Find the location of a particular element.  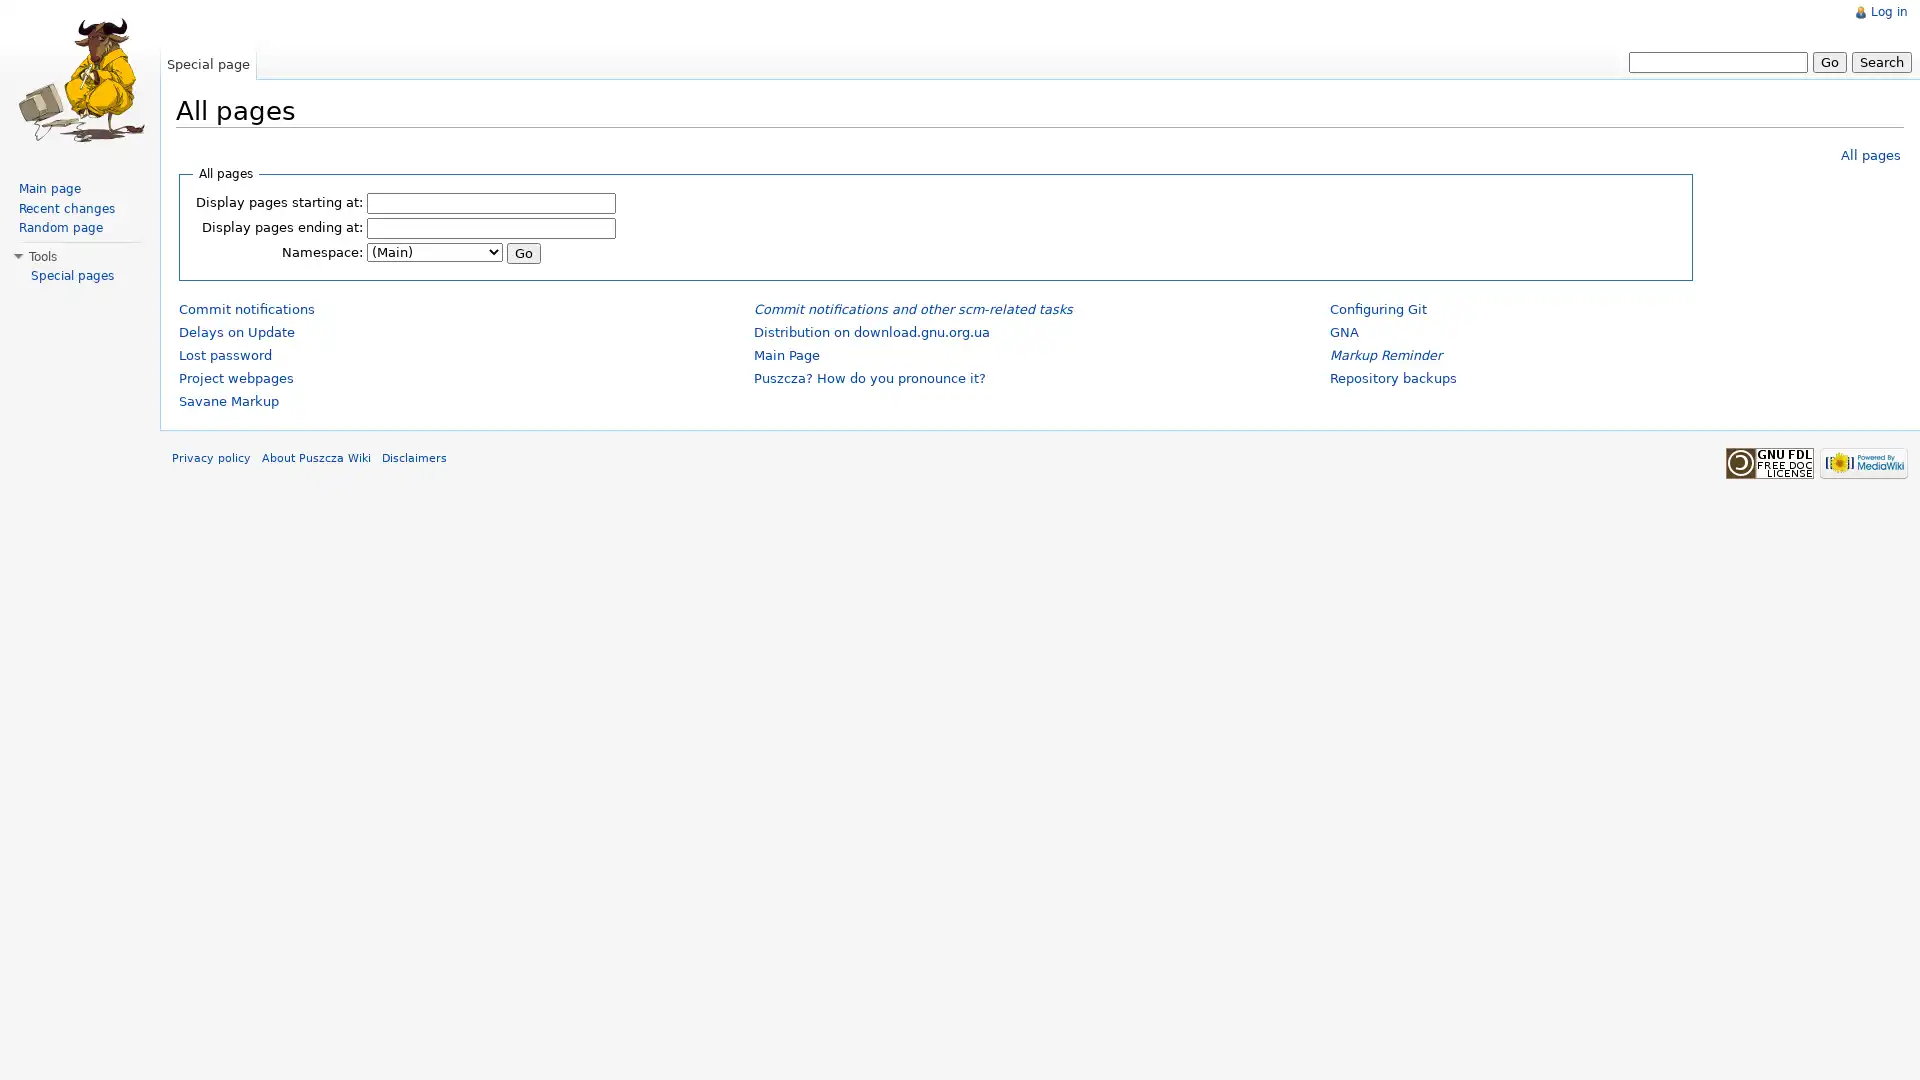

Search is located at coordinates (1880, 60).